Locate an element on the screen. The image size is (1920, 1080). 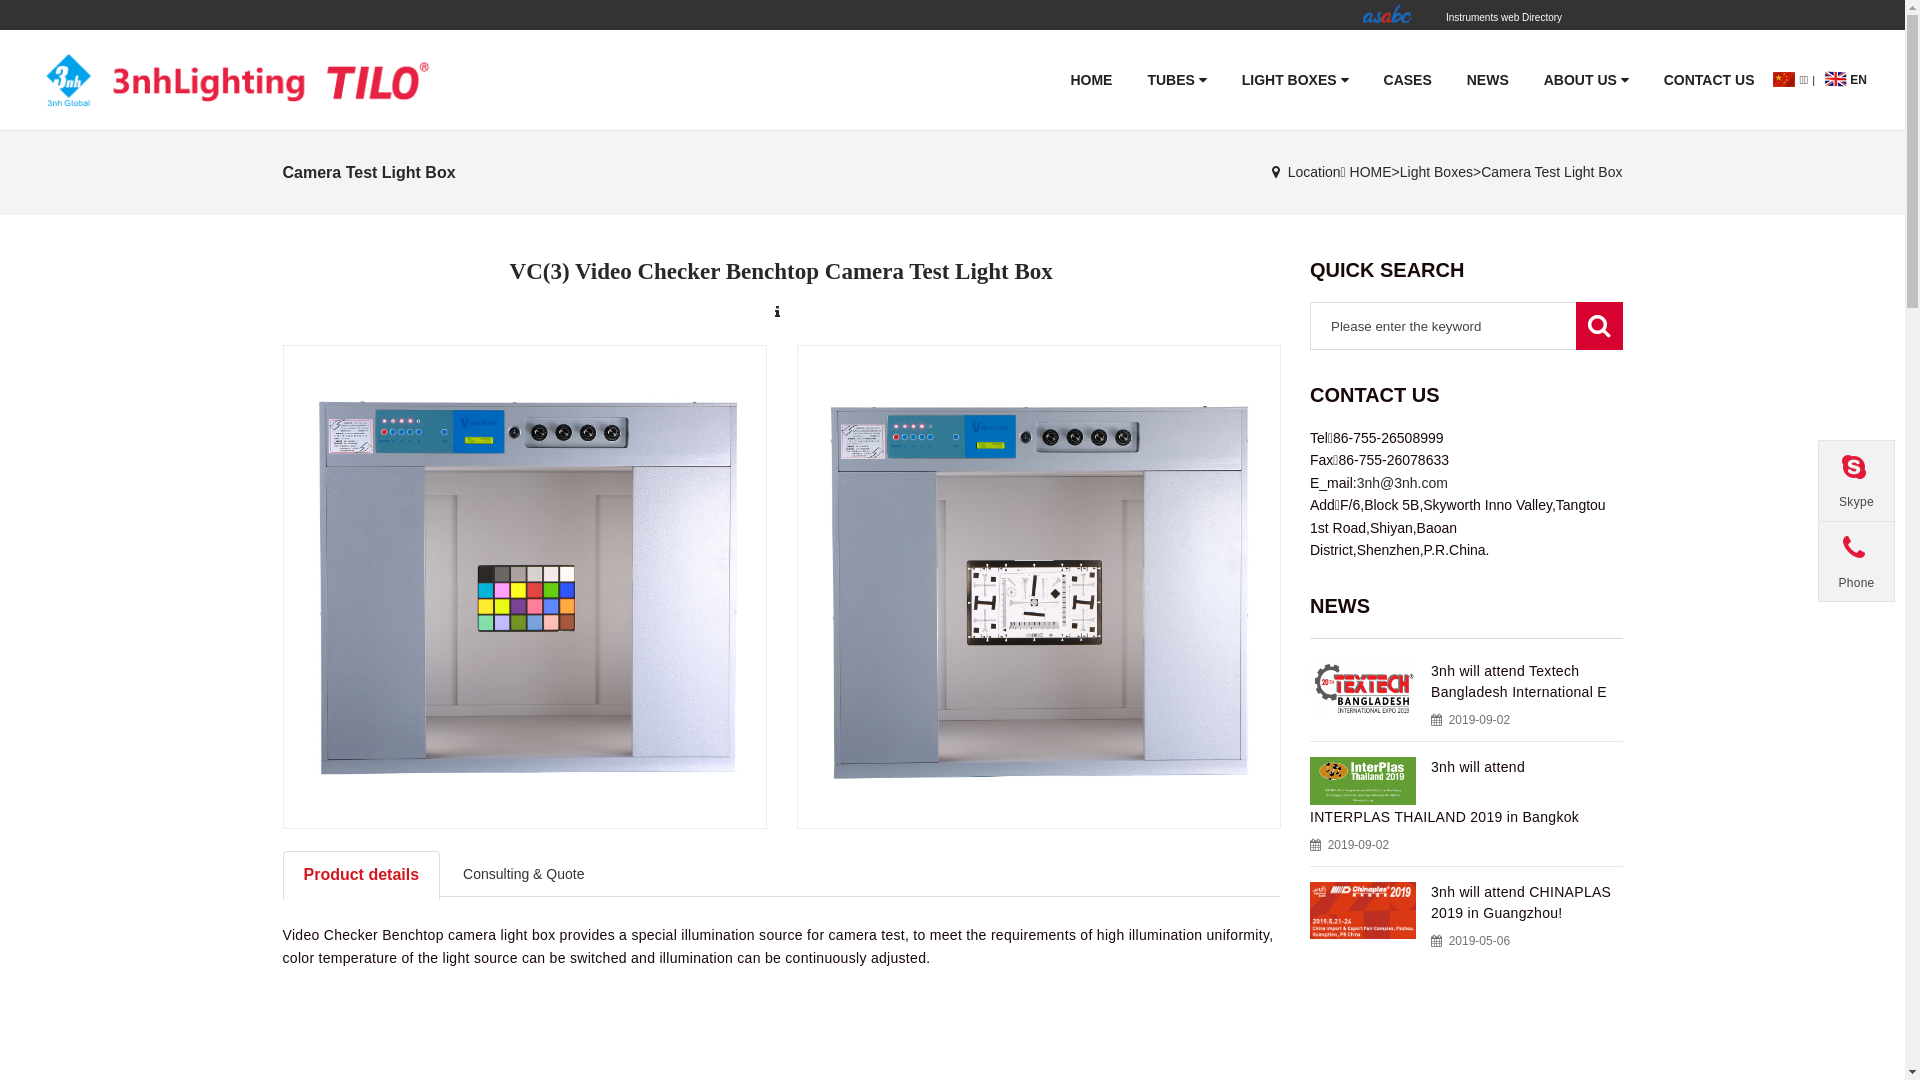
'3nh@3nh.com' is located at coordinates (1401, 482).